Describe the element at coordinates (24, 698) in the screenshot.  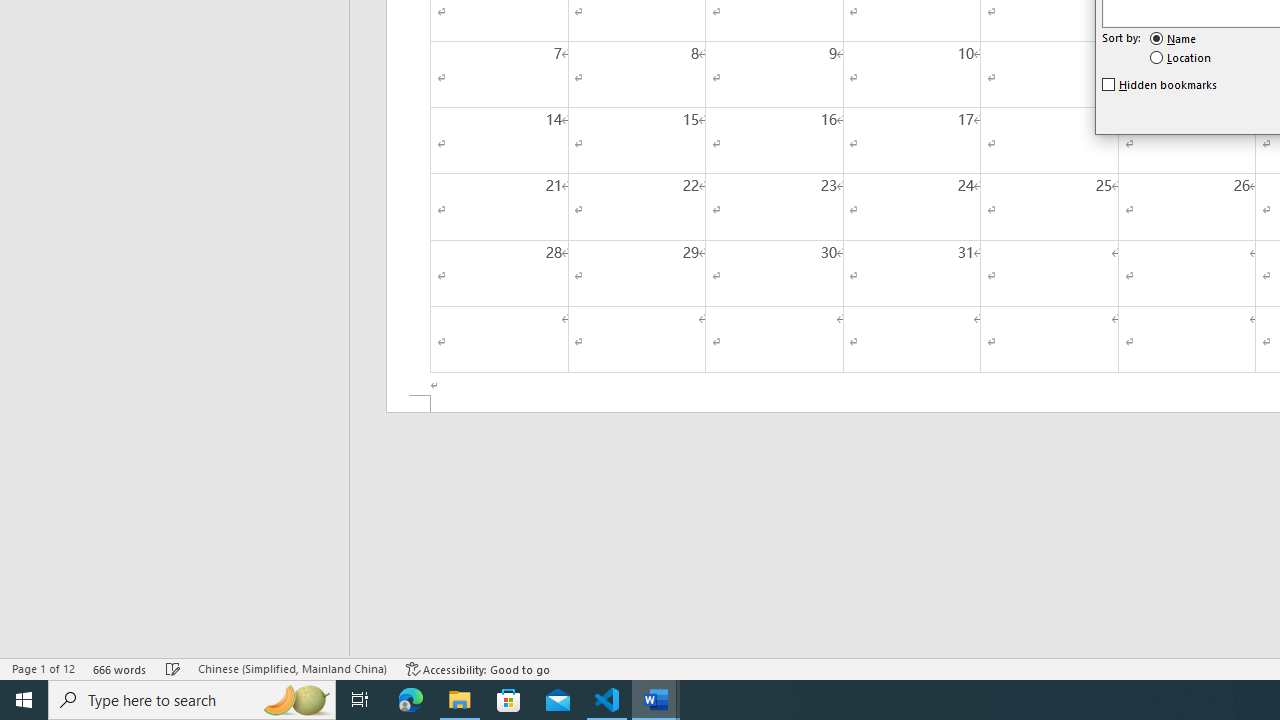
I see `'Start'` at that location.